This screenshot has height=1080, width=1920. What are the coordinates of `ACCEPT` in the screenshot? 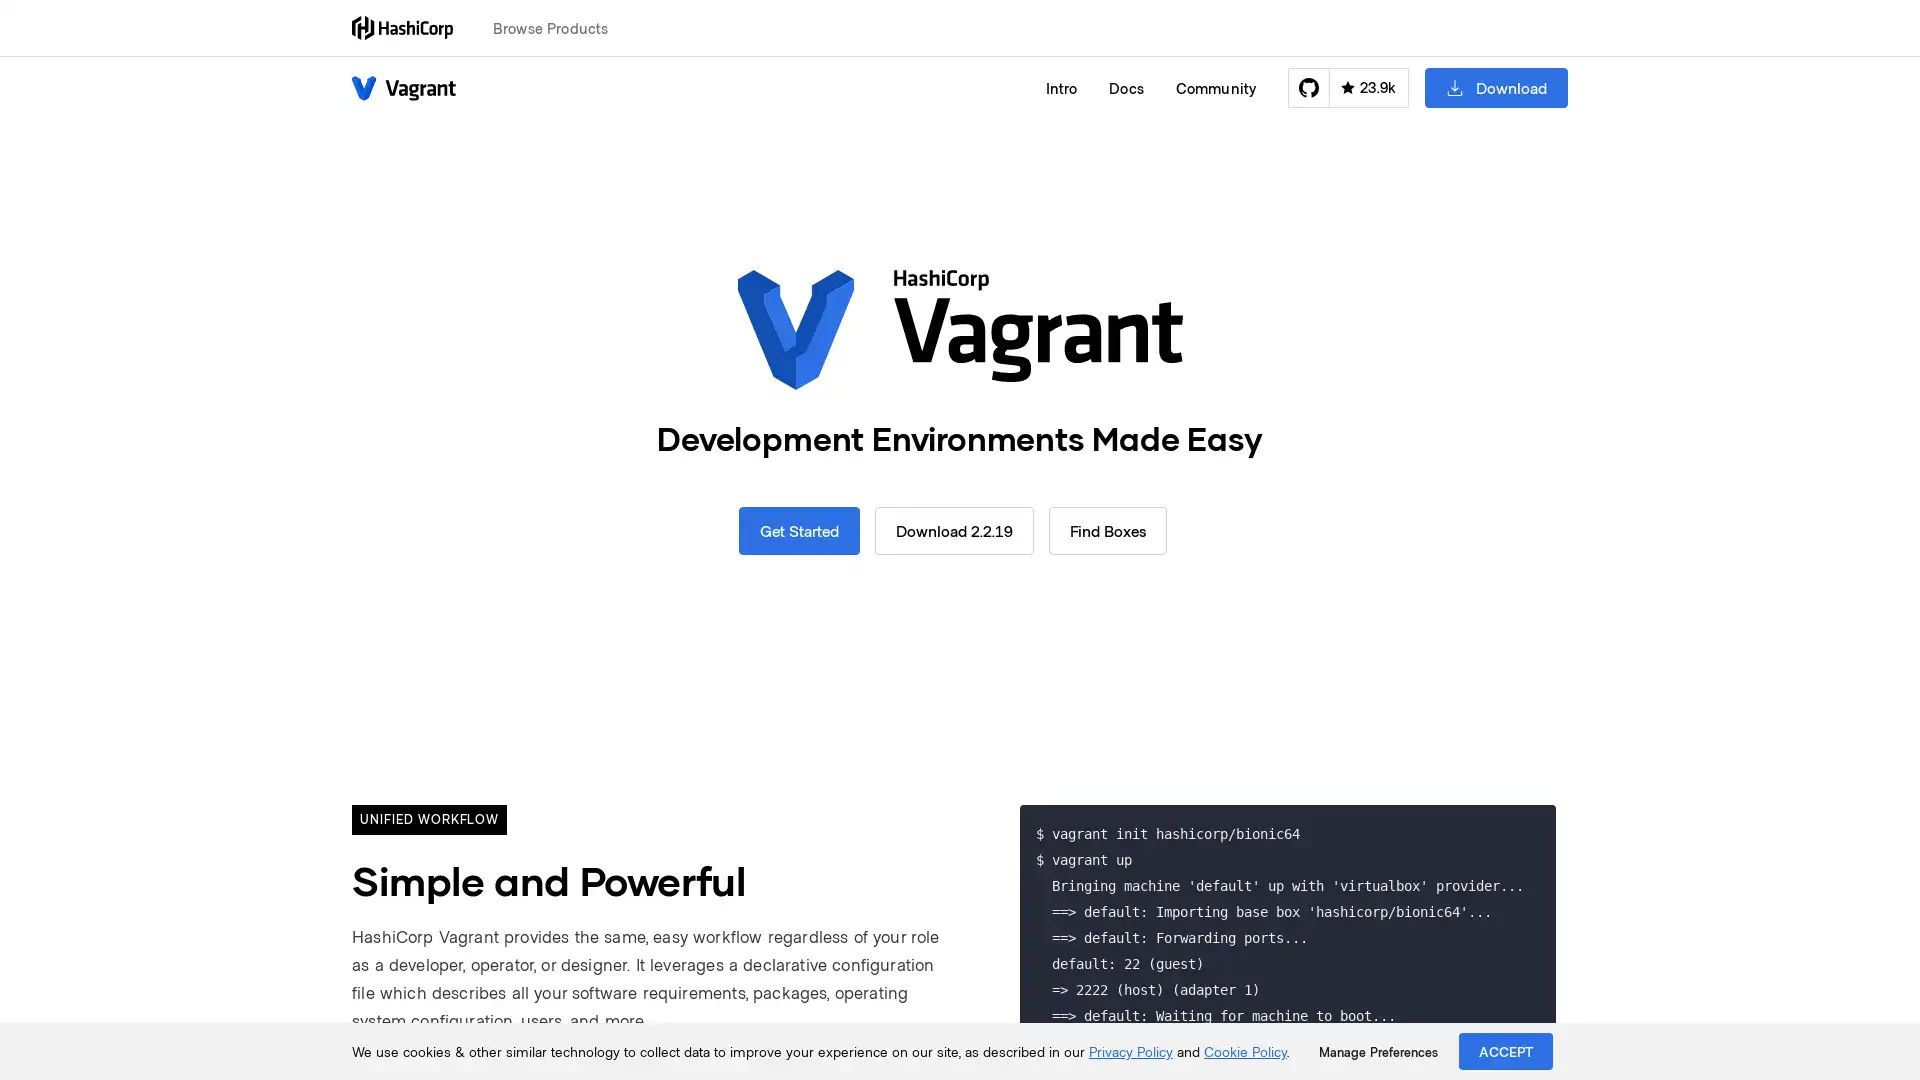 It's located at (1506, 1050).